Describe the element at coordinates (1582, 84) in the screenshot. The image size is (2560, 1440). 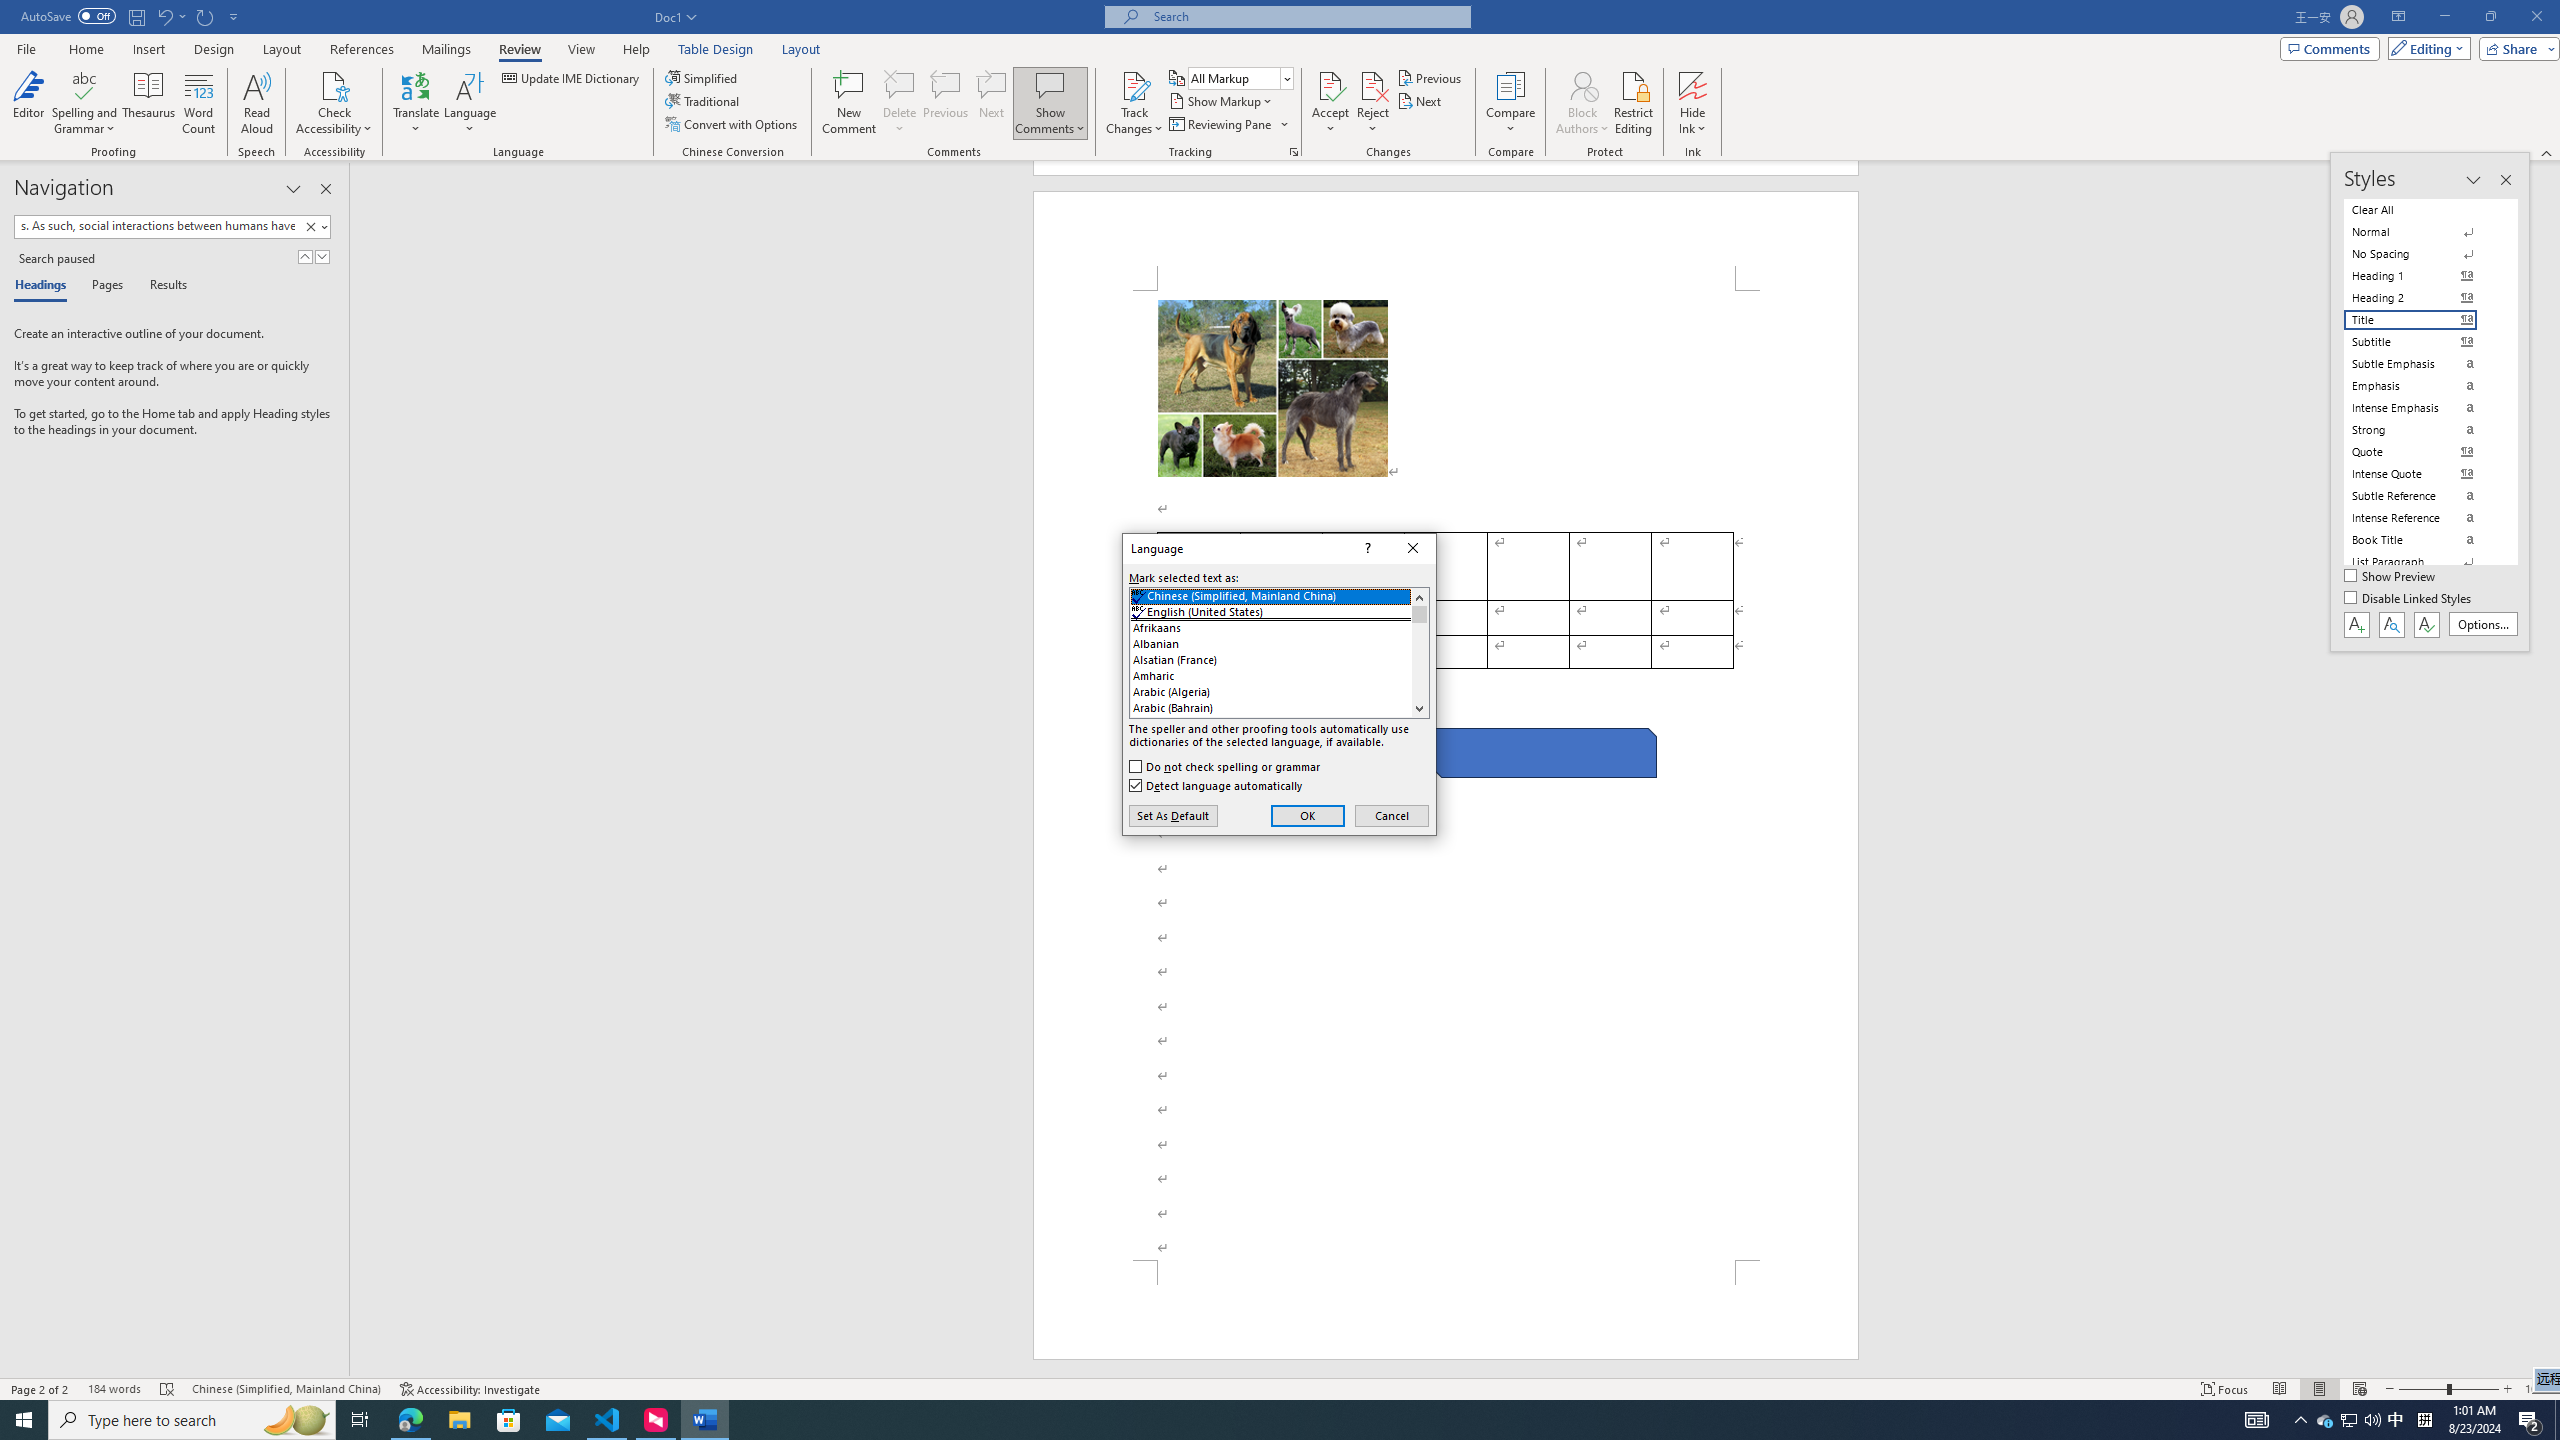
I see `'Block Authors'` at that location.